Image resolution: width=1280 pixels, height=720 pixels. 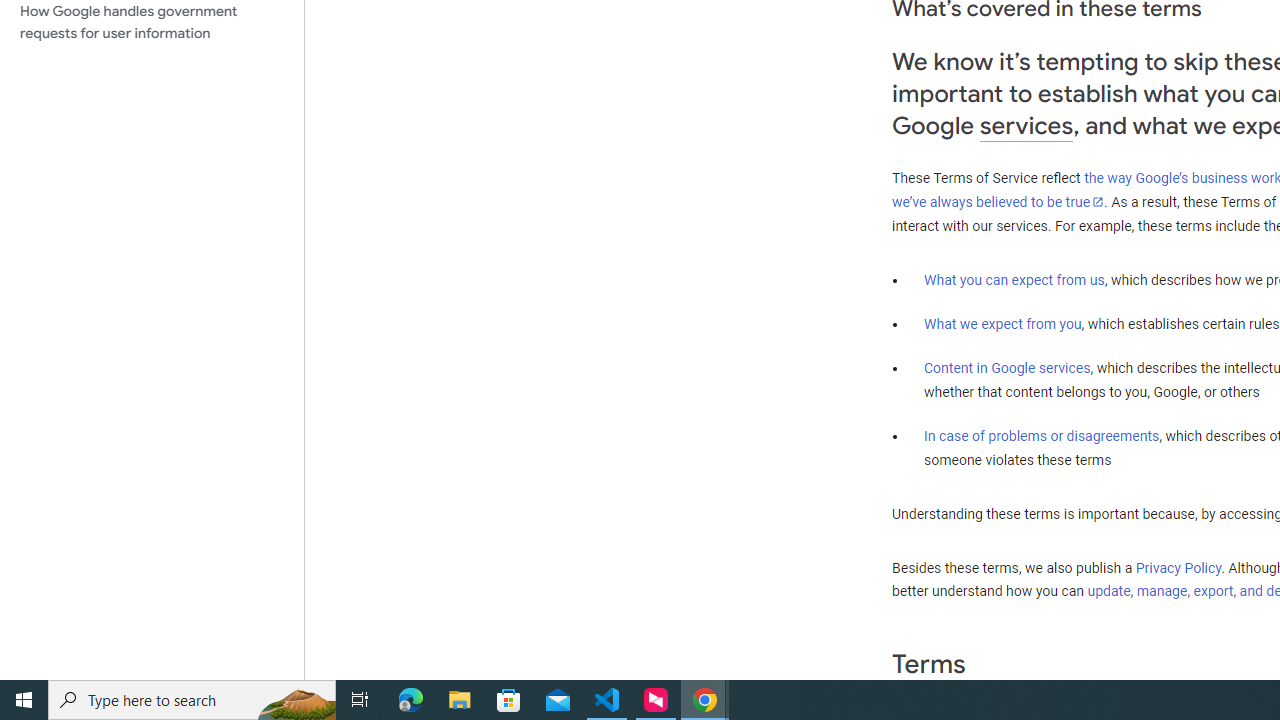 I want to click on 'What you can expect from us', so click(x=1014, y=279).